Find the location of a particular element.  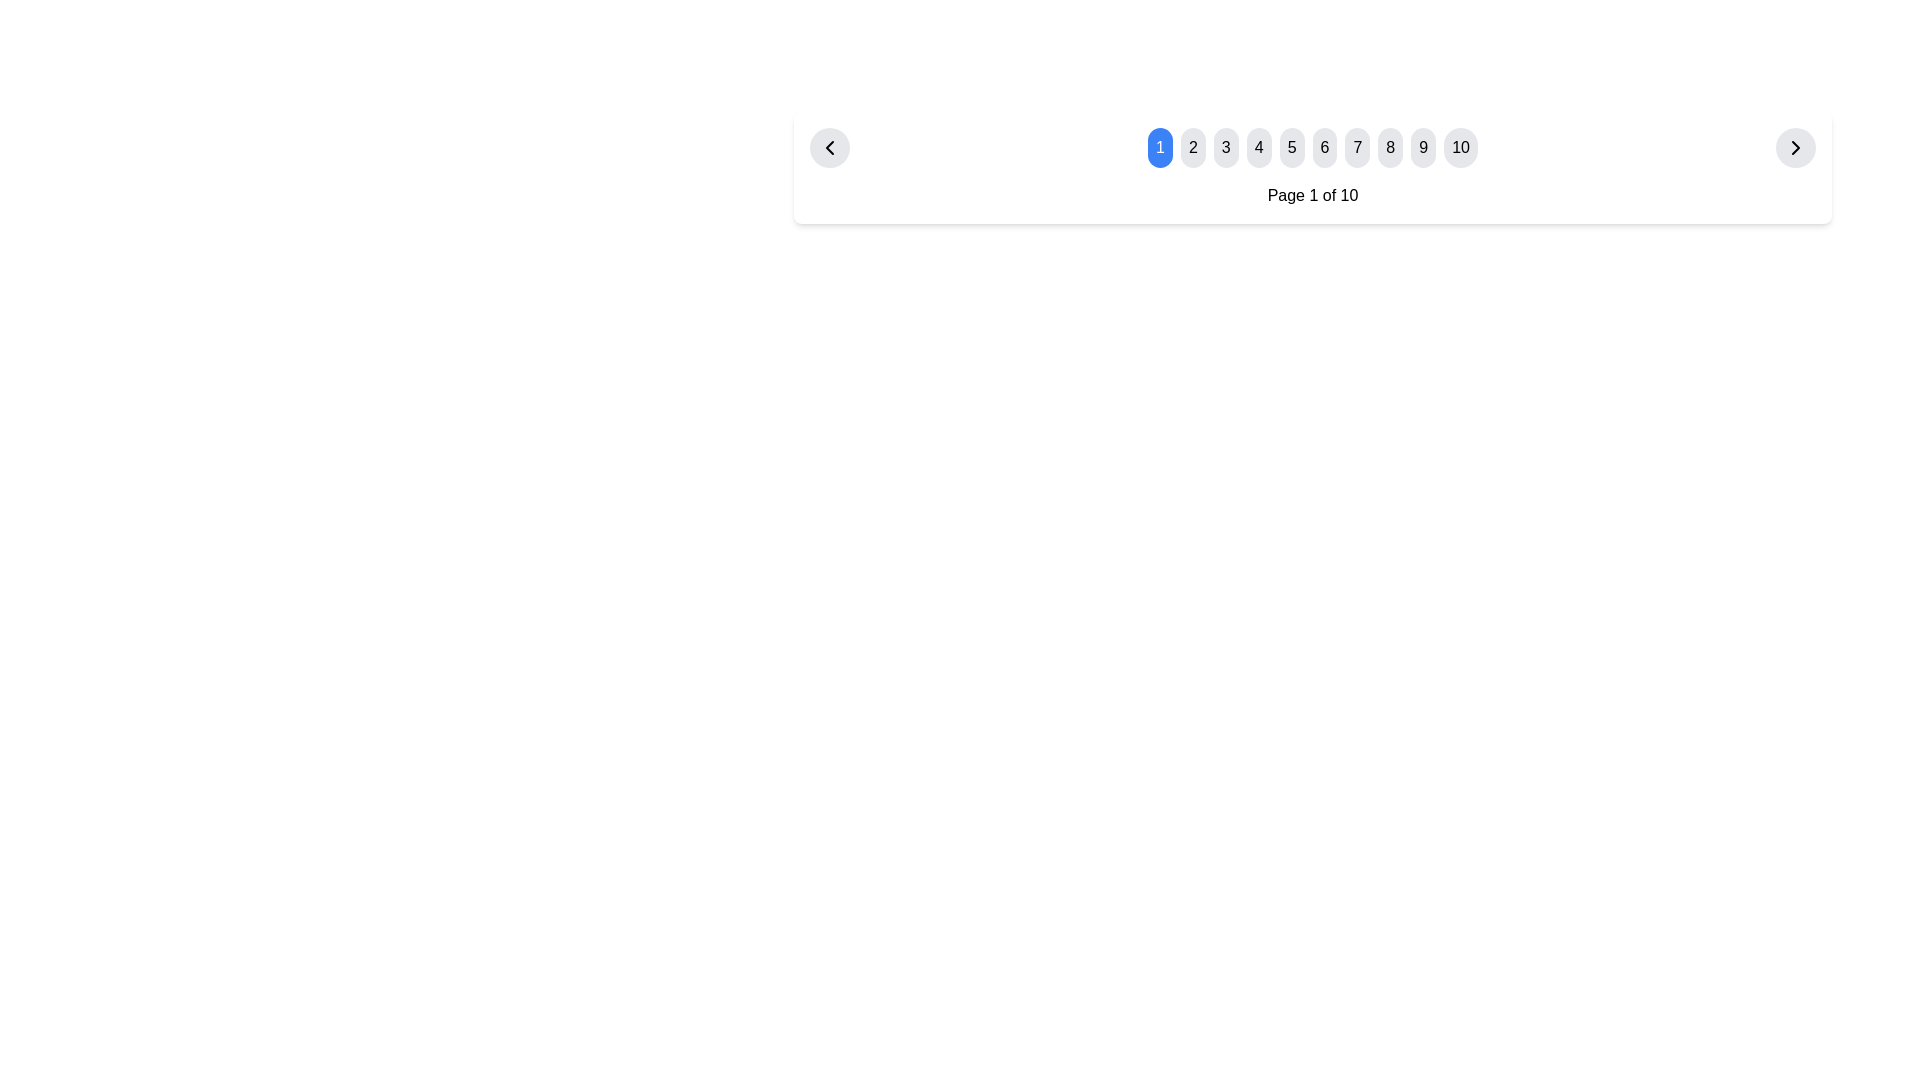

the sixth pagination button, which allows navigation to the sixth page of a paginated list is located at coordinates (1324, 146).